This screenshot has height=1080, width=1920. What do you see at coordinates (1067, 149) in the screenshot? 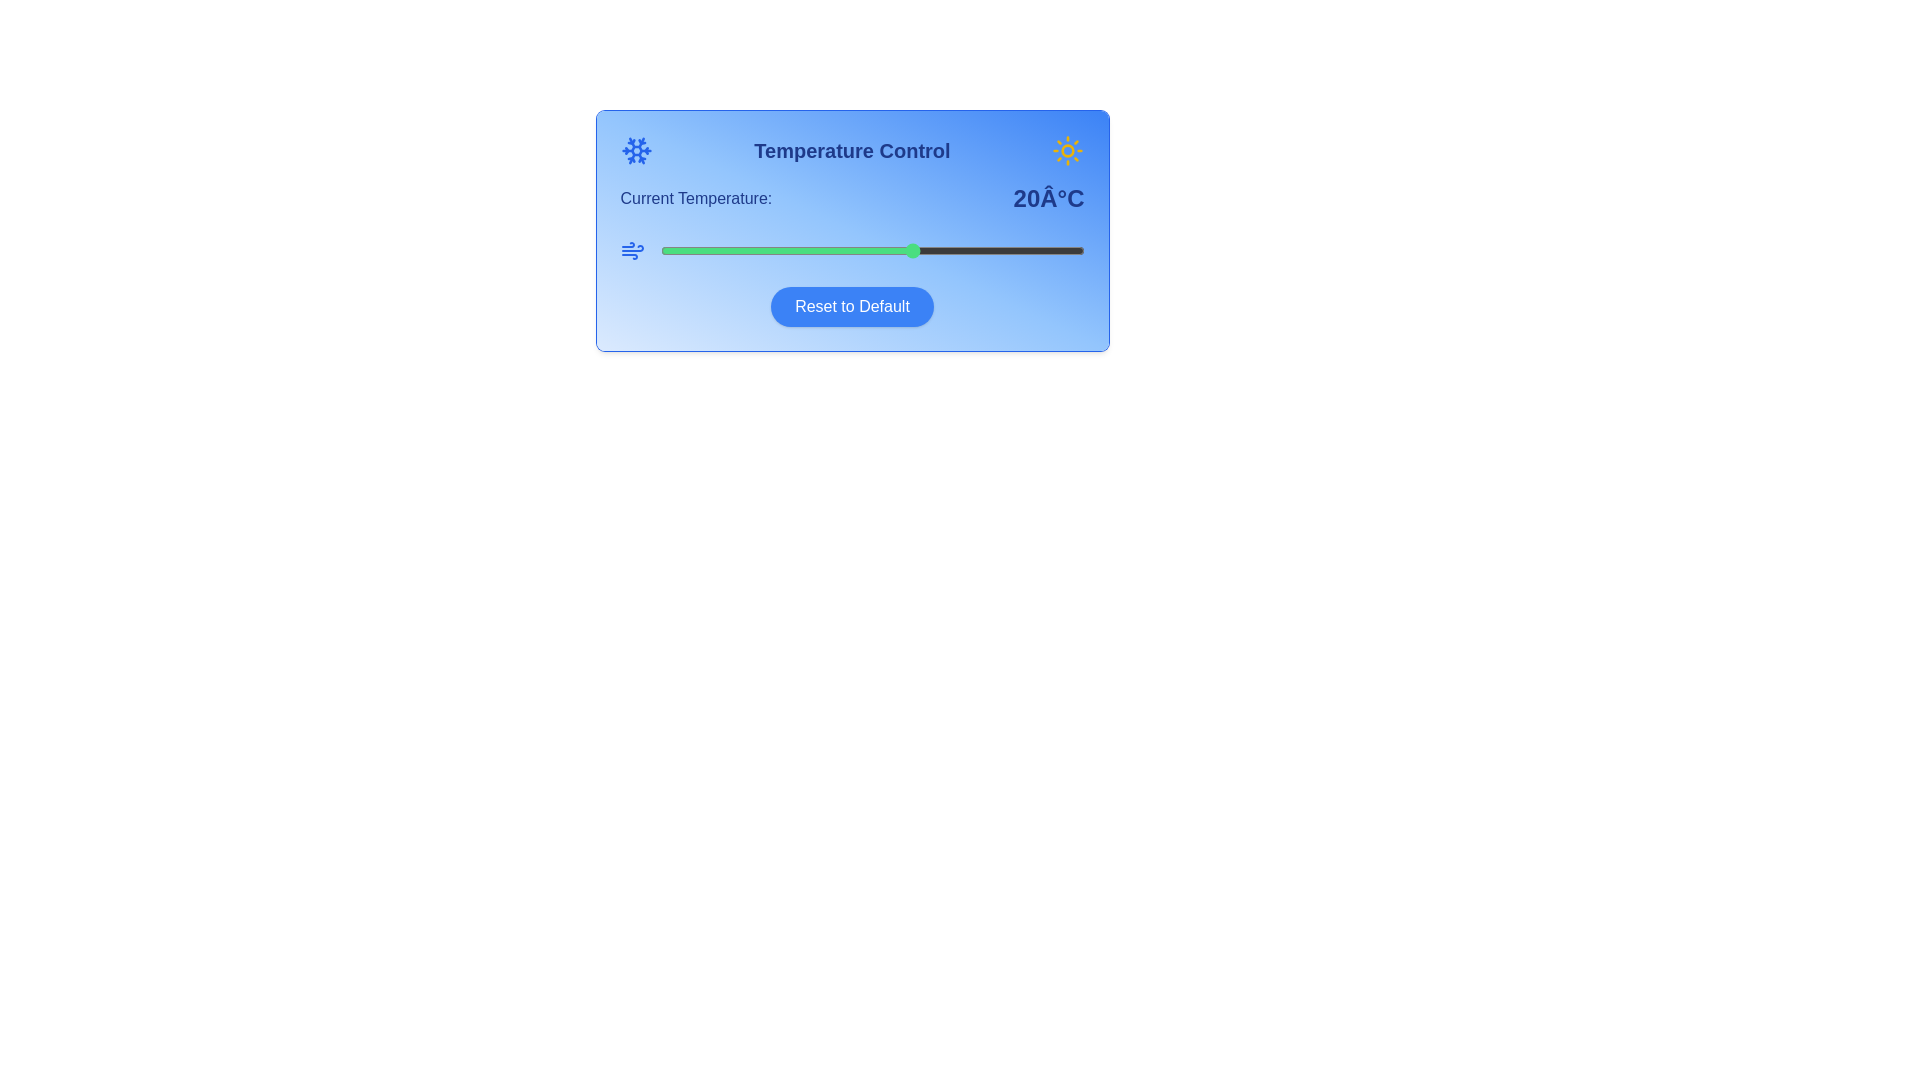
I see `the graphical icon representing temperature control functionality located at the top-right corner of the 'Temperature Control' section` at bounding box center [1067, 149].